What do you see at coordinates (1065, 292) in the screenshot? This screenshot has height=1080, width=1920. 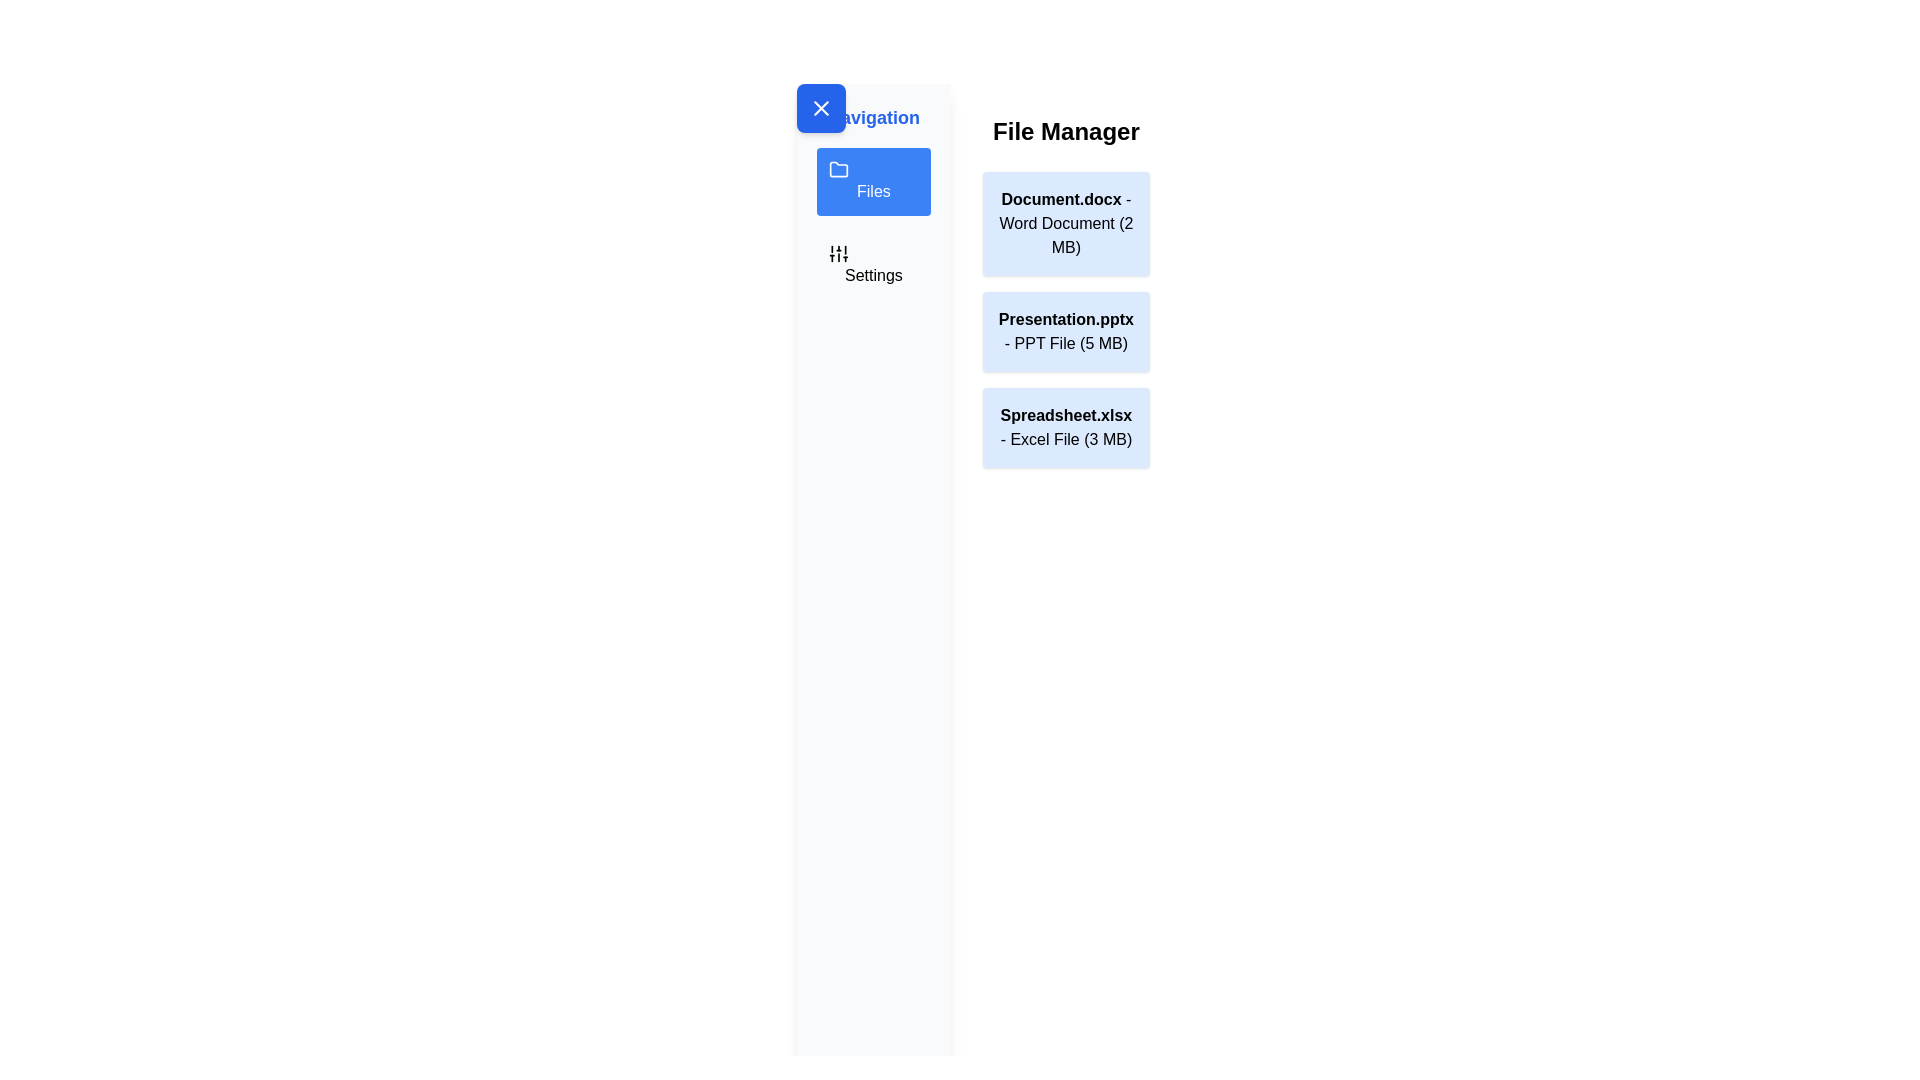 I see `the list item labeled 'Presentation.pptx - PPT File (5 MB)'` at bounding box center [1065, 292].